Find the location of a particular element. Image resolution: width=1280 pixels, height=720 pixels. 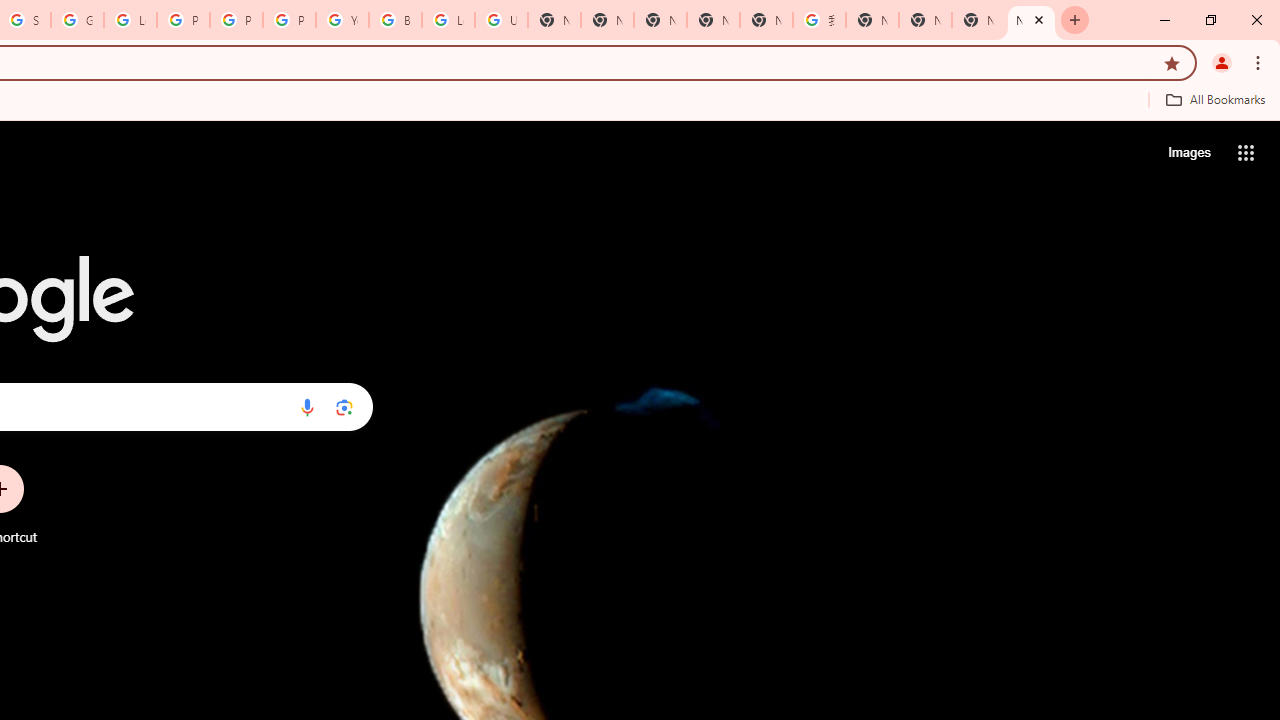

'Privacy Help Center - Policies Help' is located at coordinates (236, 20).